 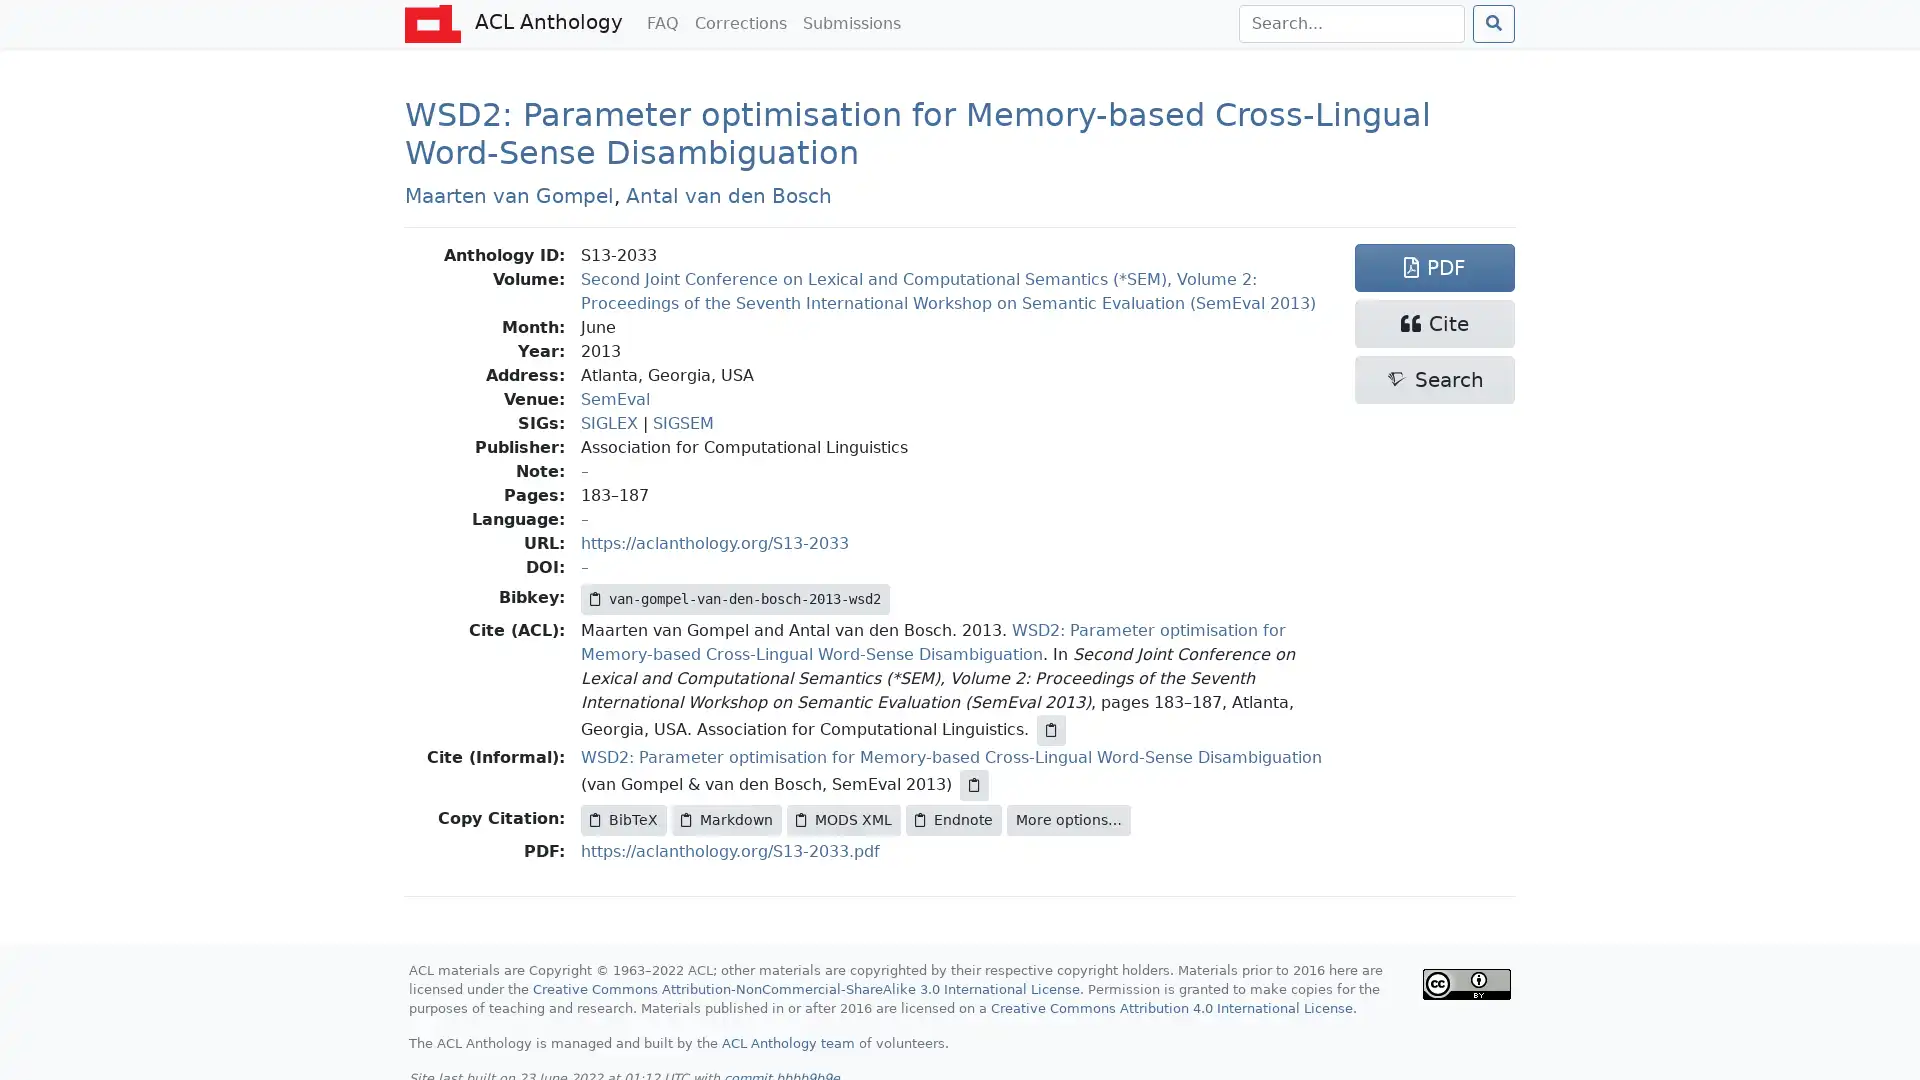 I want to click on BibTeX, so click(x=623, y=819).